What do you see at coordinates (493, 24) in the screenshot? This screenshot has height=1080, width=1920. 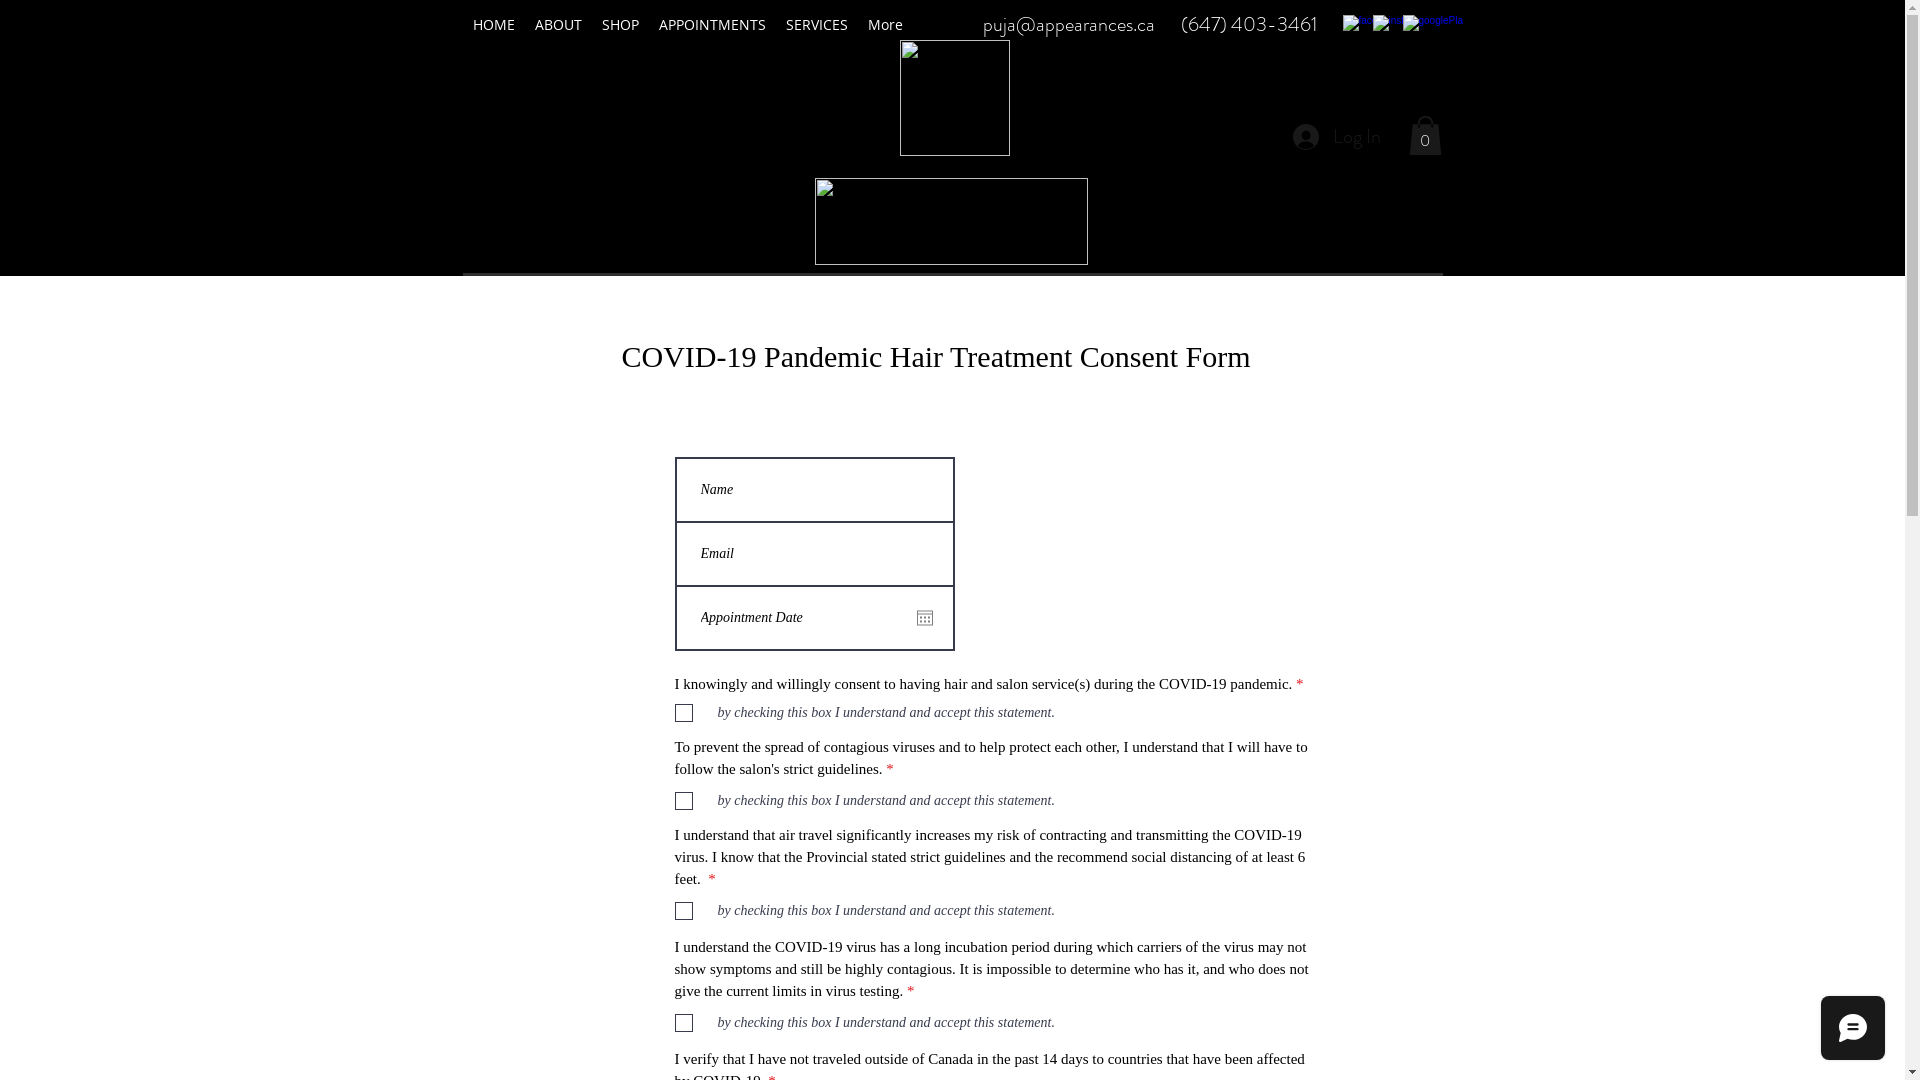 I see `'HOME'` at bounding box center [493, 24].